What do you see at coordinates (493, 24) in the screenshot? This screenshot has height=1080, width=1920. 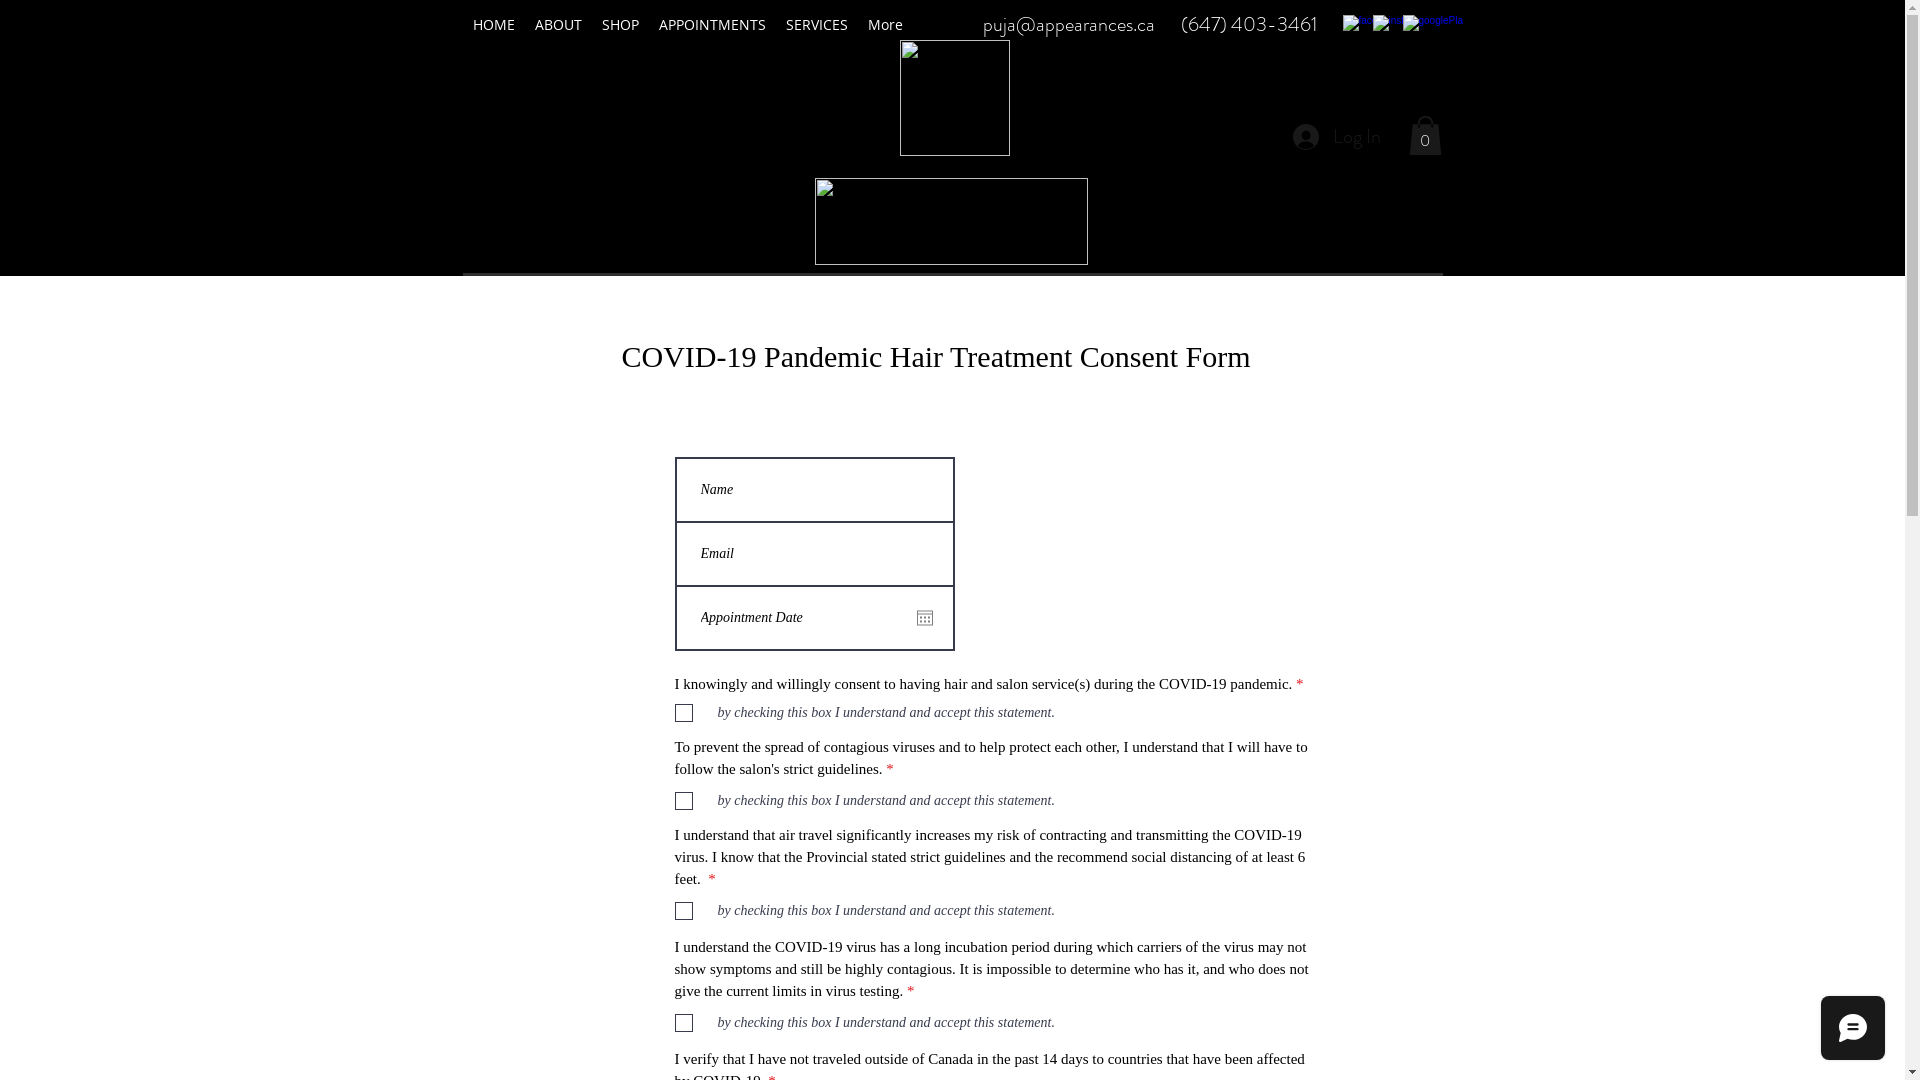 I see `'HOME'` at bounding box center [493, 24].